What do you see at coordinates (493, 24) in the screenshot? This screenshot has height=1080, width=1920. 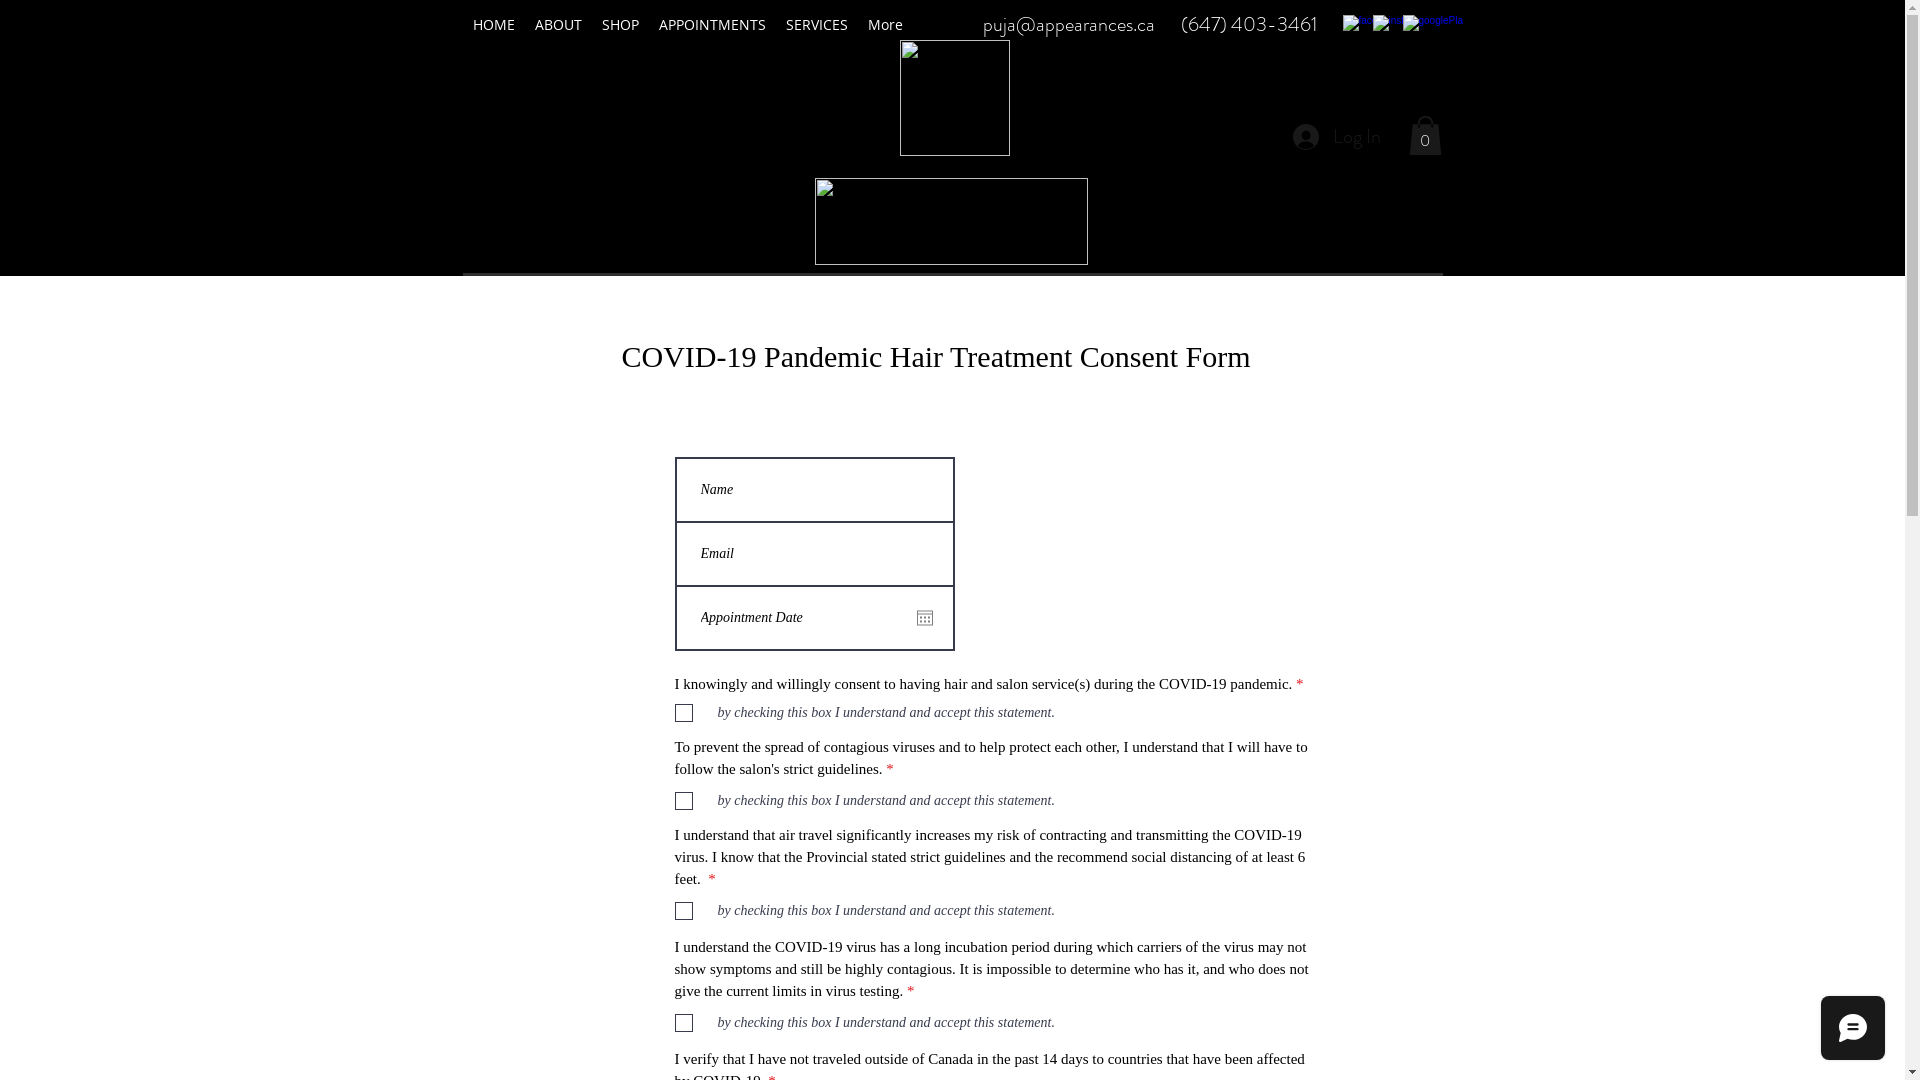 I see `'HOME'` at bounding box center [493, 24].